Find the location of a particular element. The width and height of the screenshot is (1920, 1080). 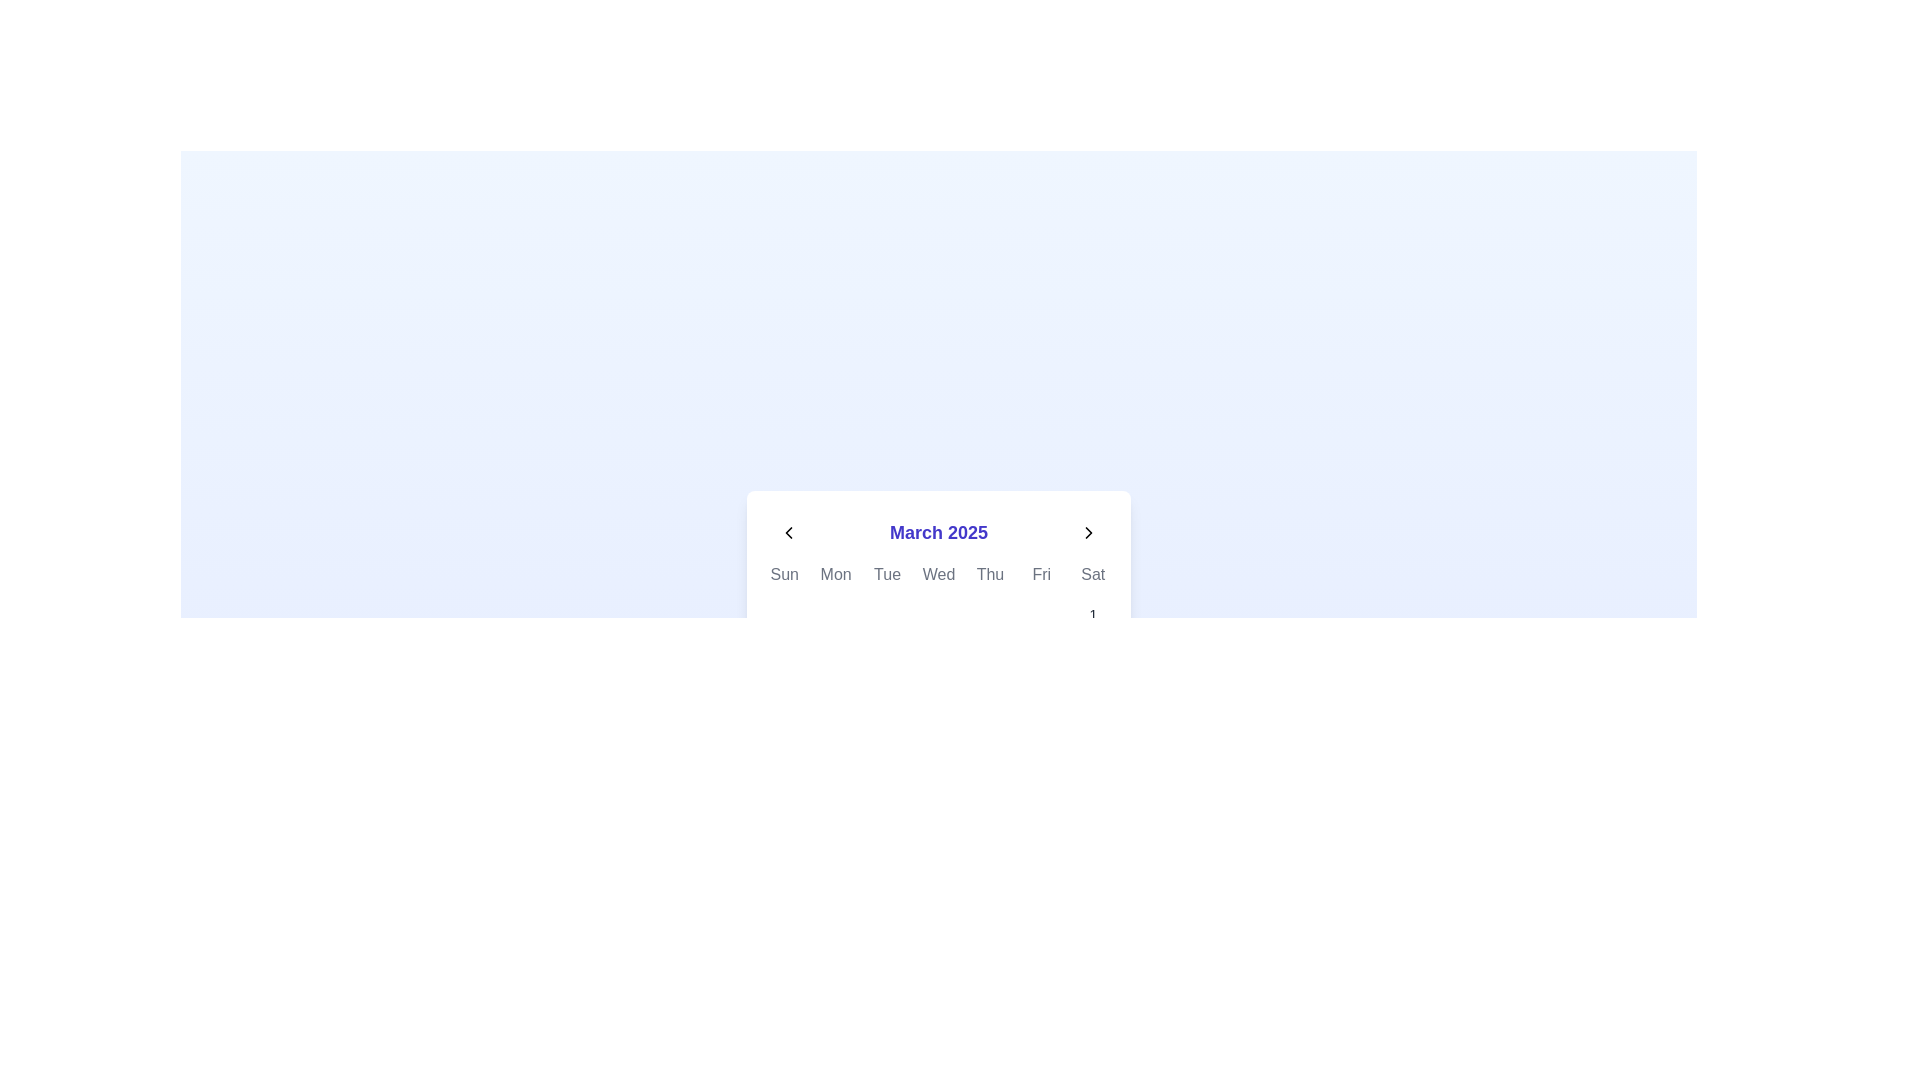

the leftward chevron-shaped button located to the far left of the horizontal bar, before the text 'March 2025' is located at coordinates (787, 531).